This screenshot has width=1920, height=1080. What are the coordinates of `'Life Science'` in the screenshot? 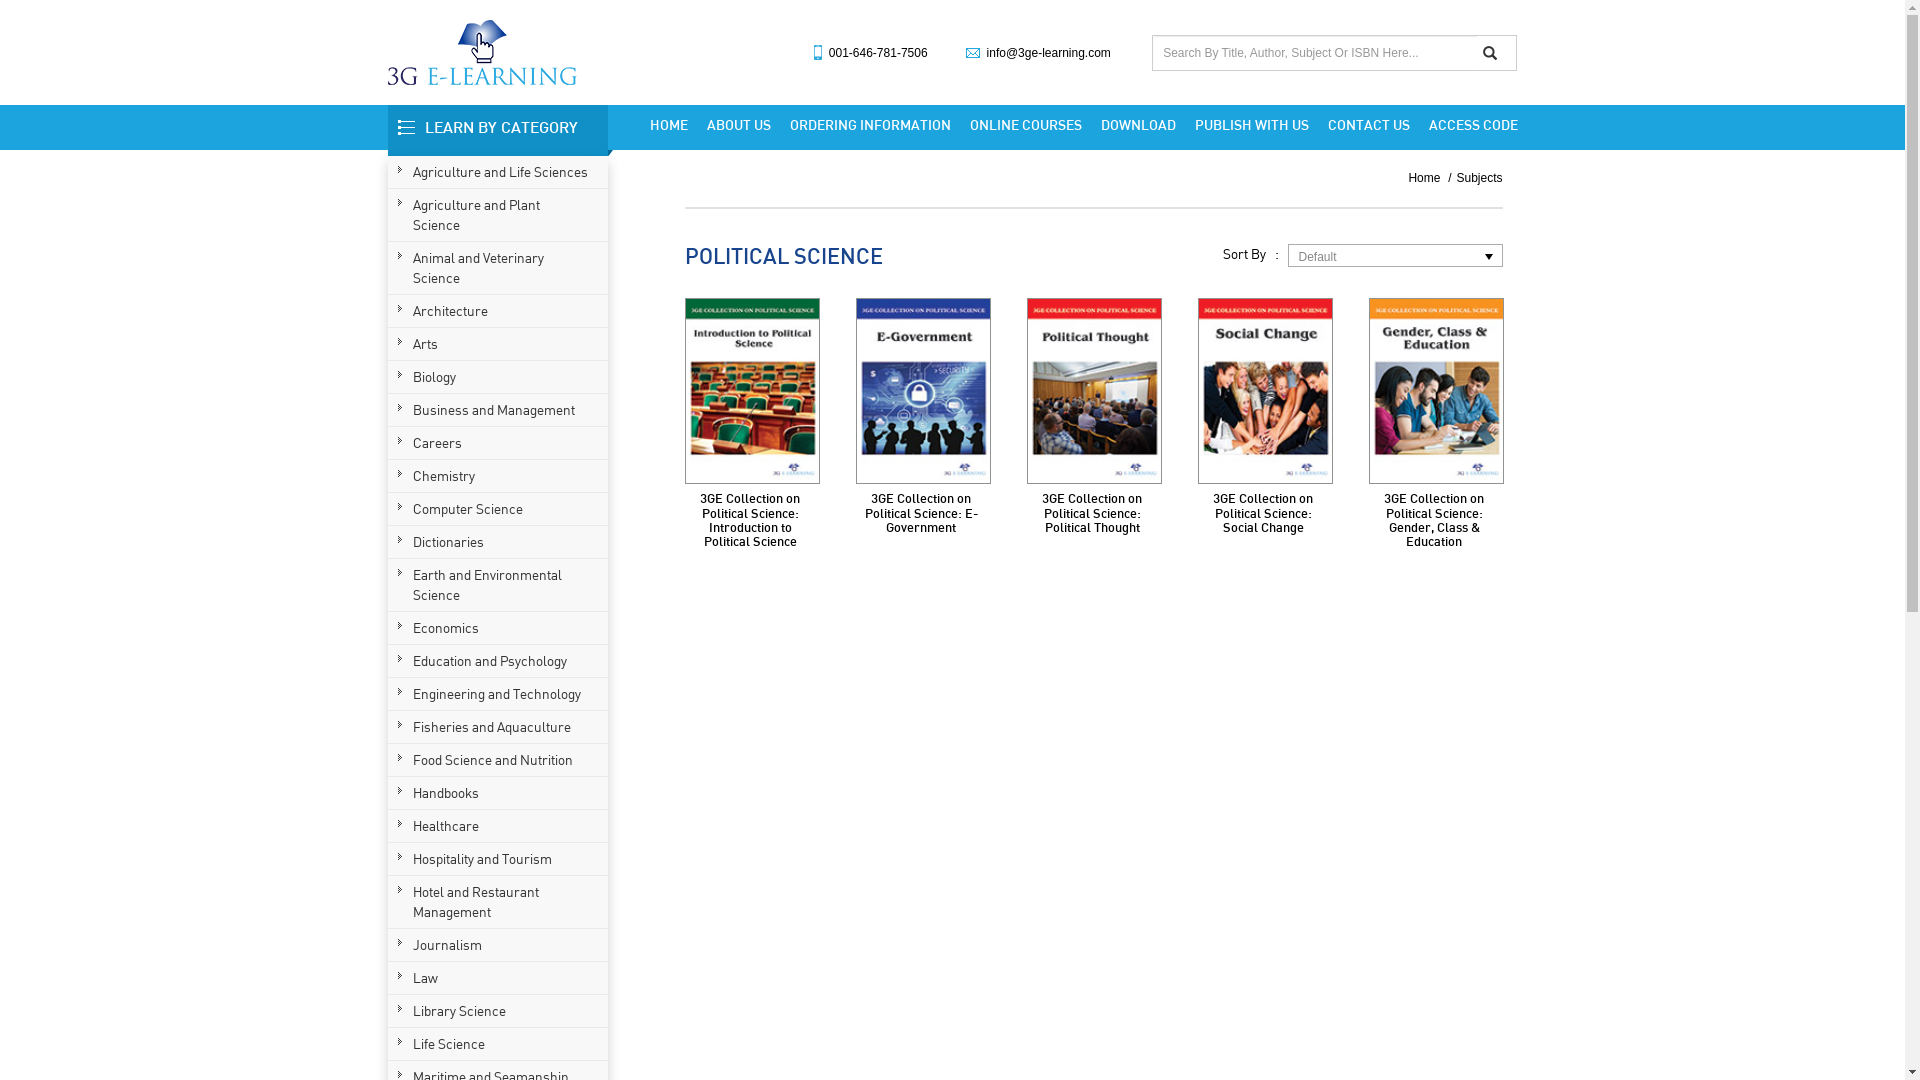 It's located at (392, 1043).